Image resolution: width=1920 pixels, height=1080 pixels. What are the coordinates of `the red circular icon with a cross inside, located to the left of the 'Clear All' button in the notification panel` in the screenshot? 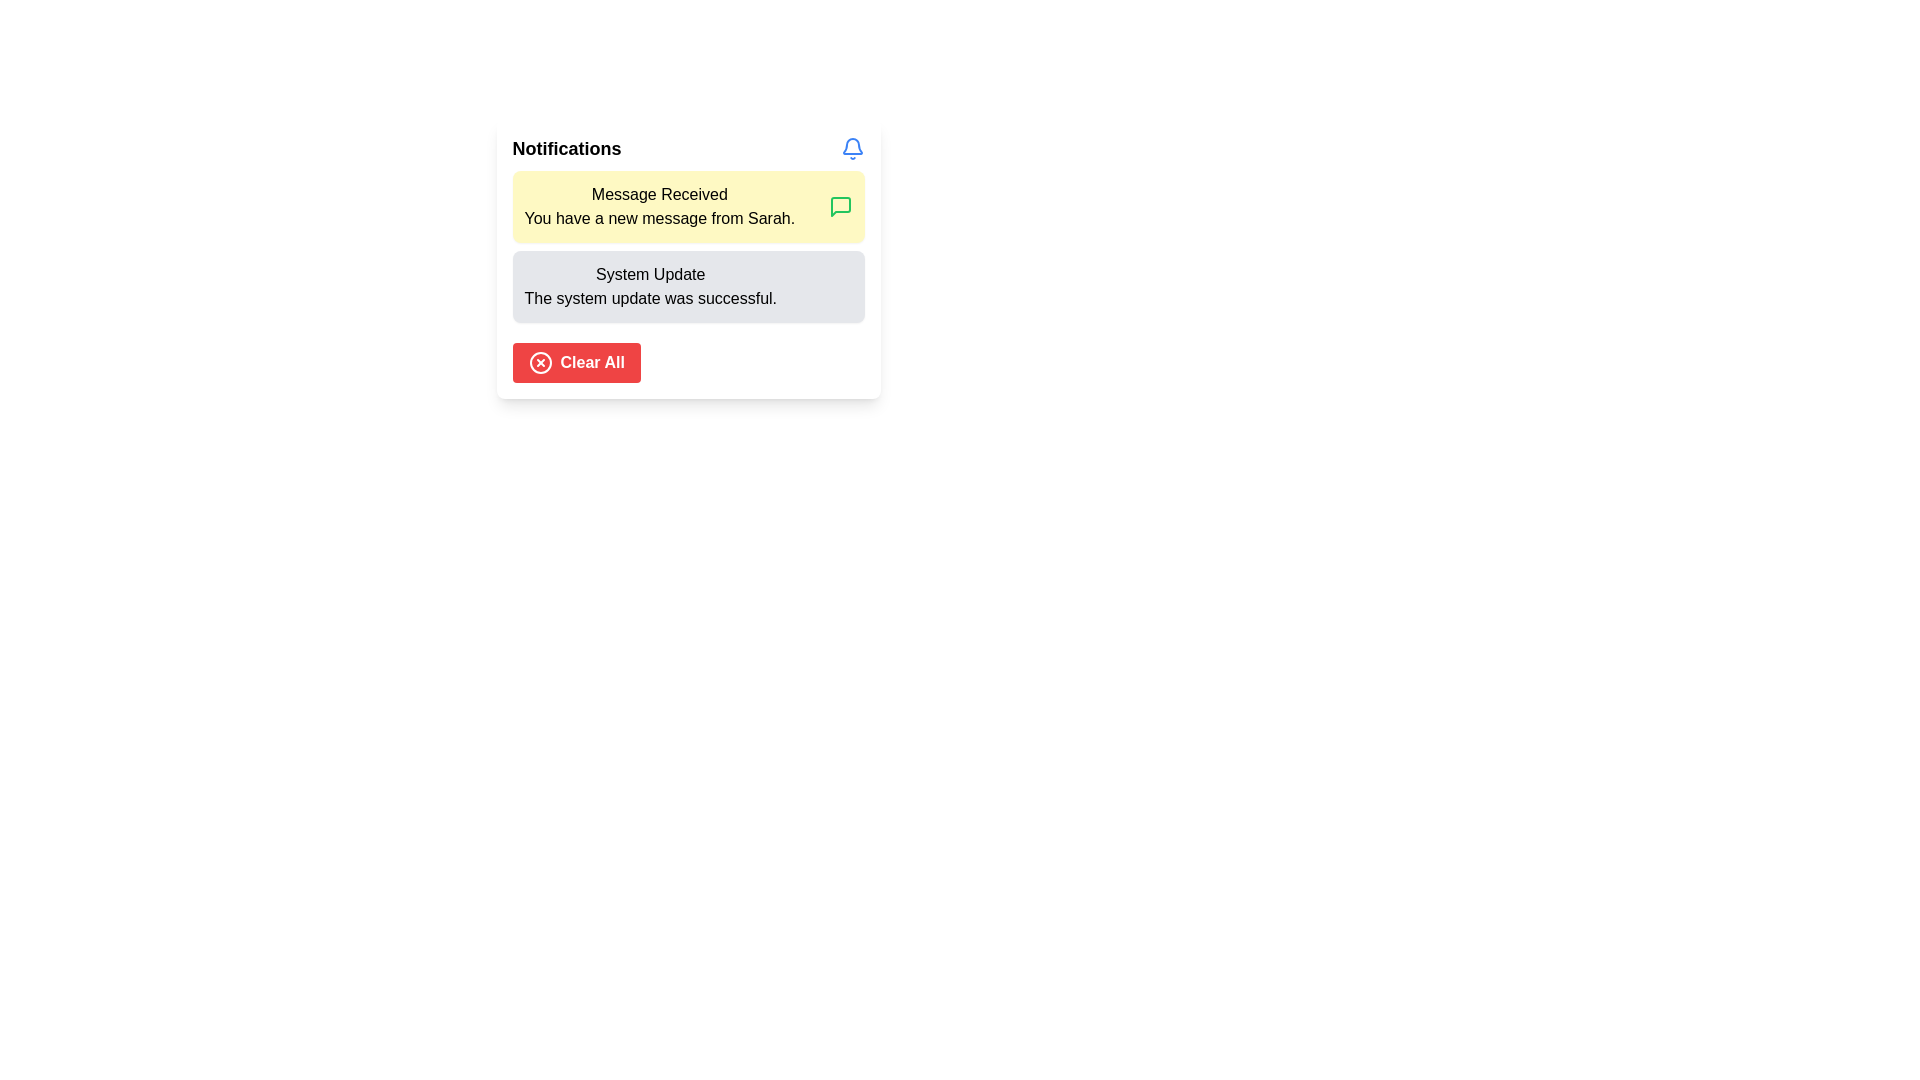 It's located at (540, 362).